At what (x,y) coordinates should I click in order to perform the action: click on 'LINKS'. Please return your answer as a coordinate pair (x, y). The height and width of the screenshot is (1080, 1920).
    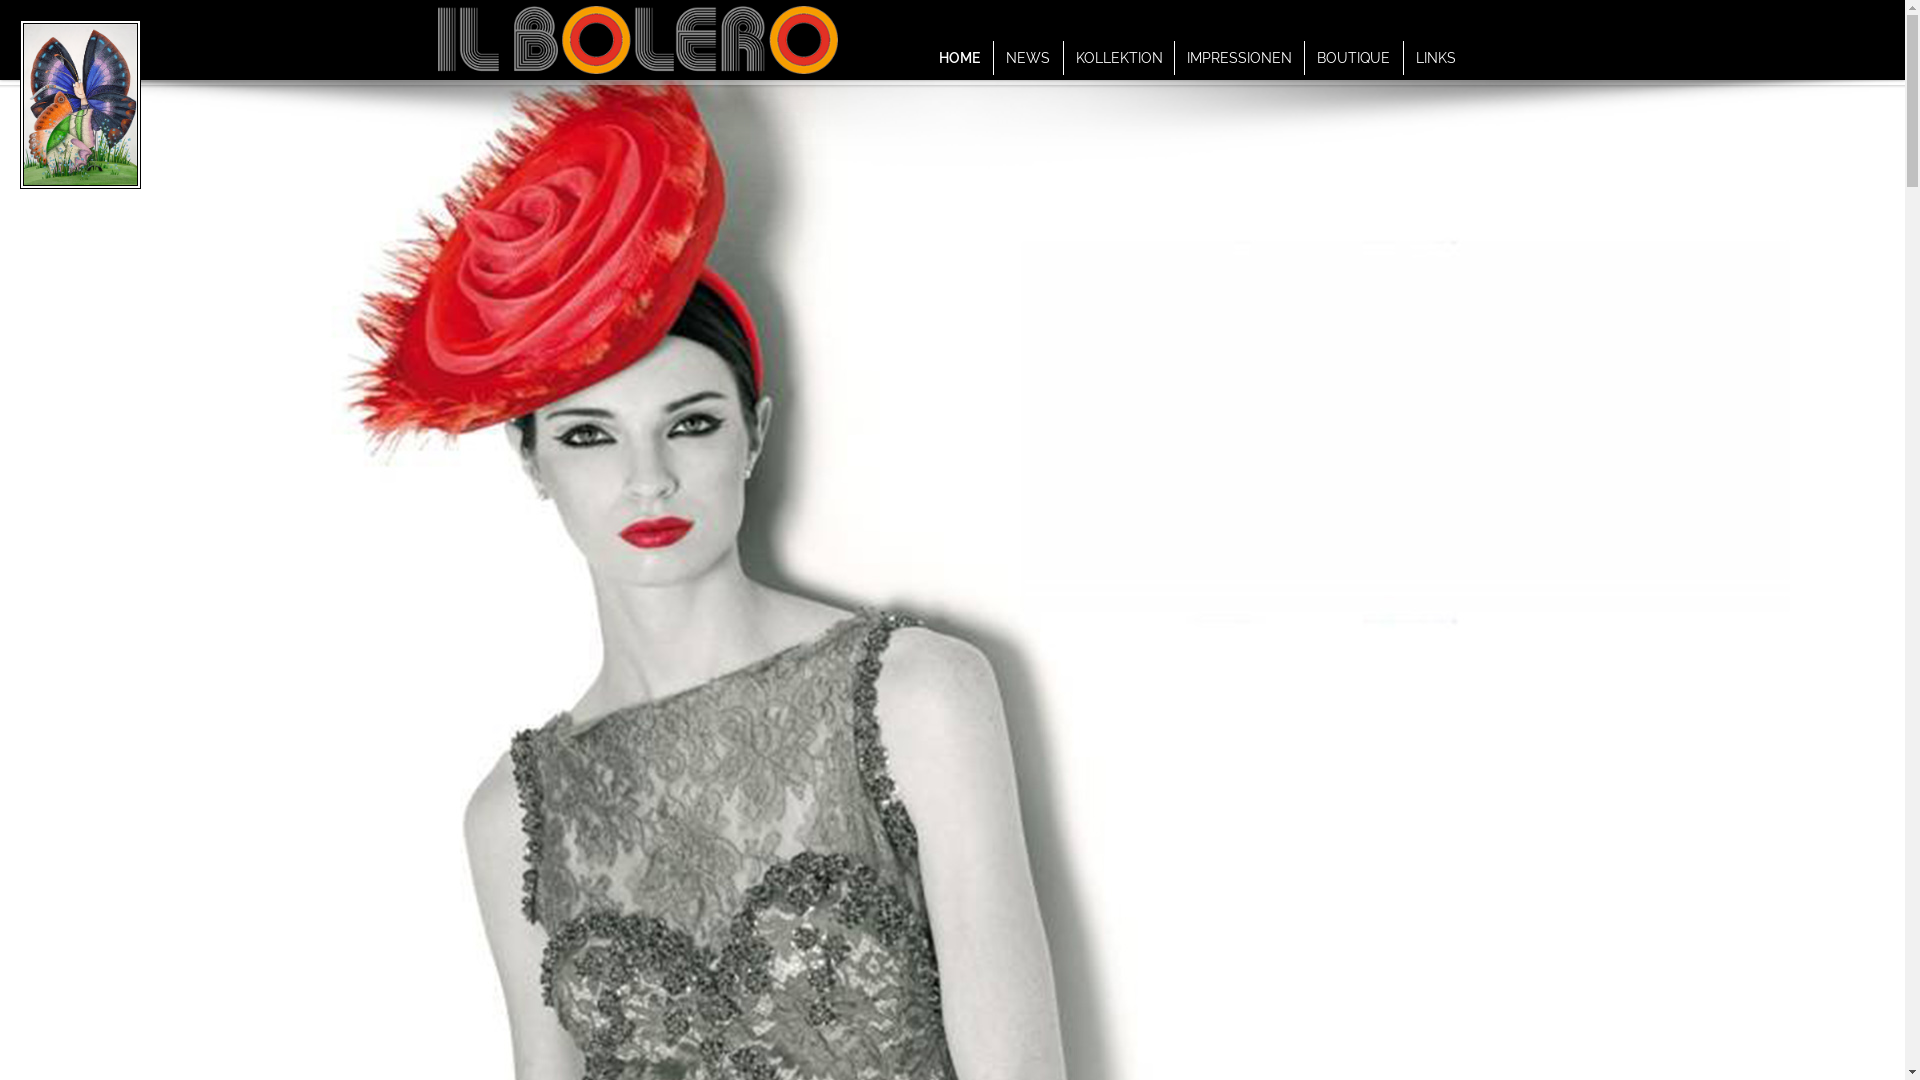
    Looking at the image, I should click on (1434, 56).